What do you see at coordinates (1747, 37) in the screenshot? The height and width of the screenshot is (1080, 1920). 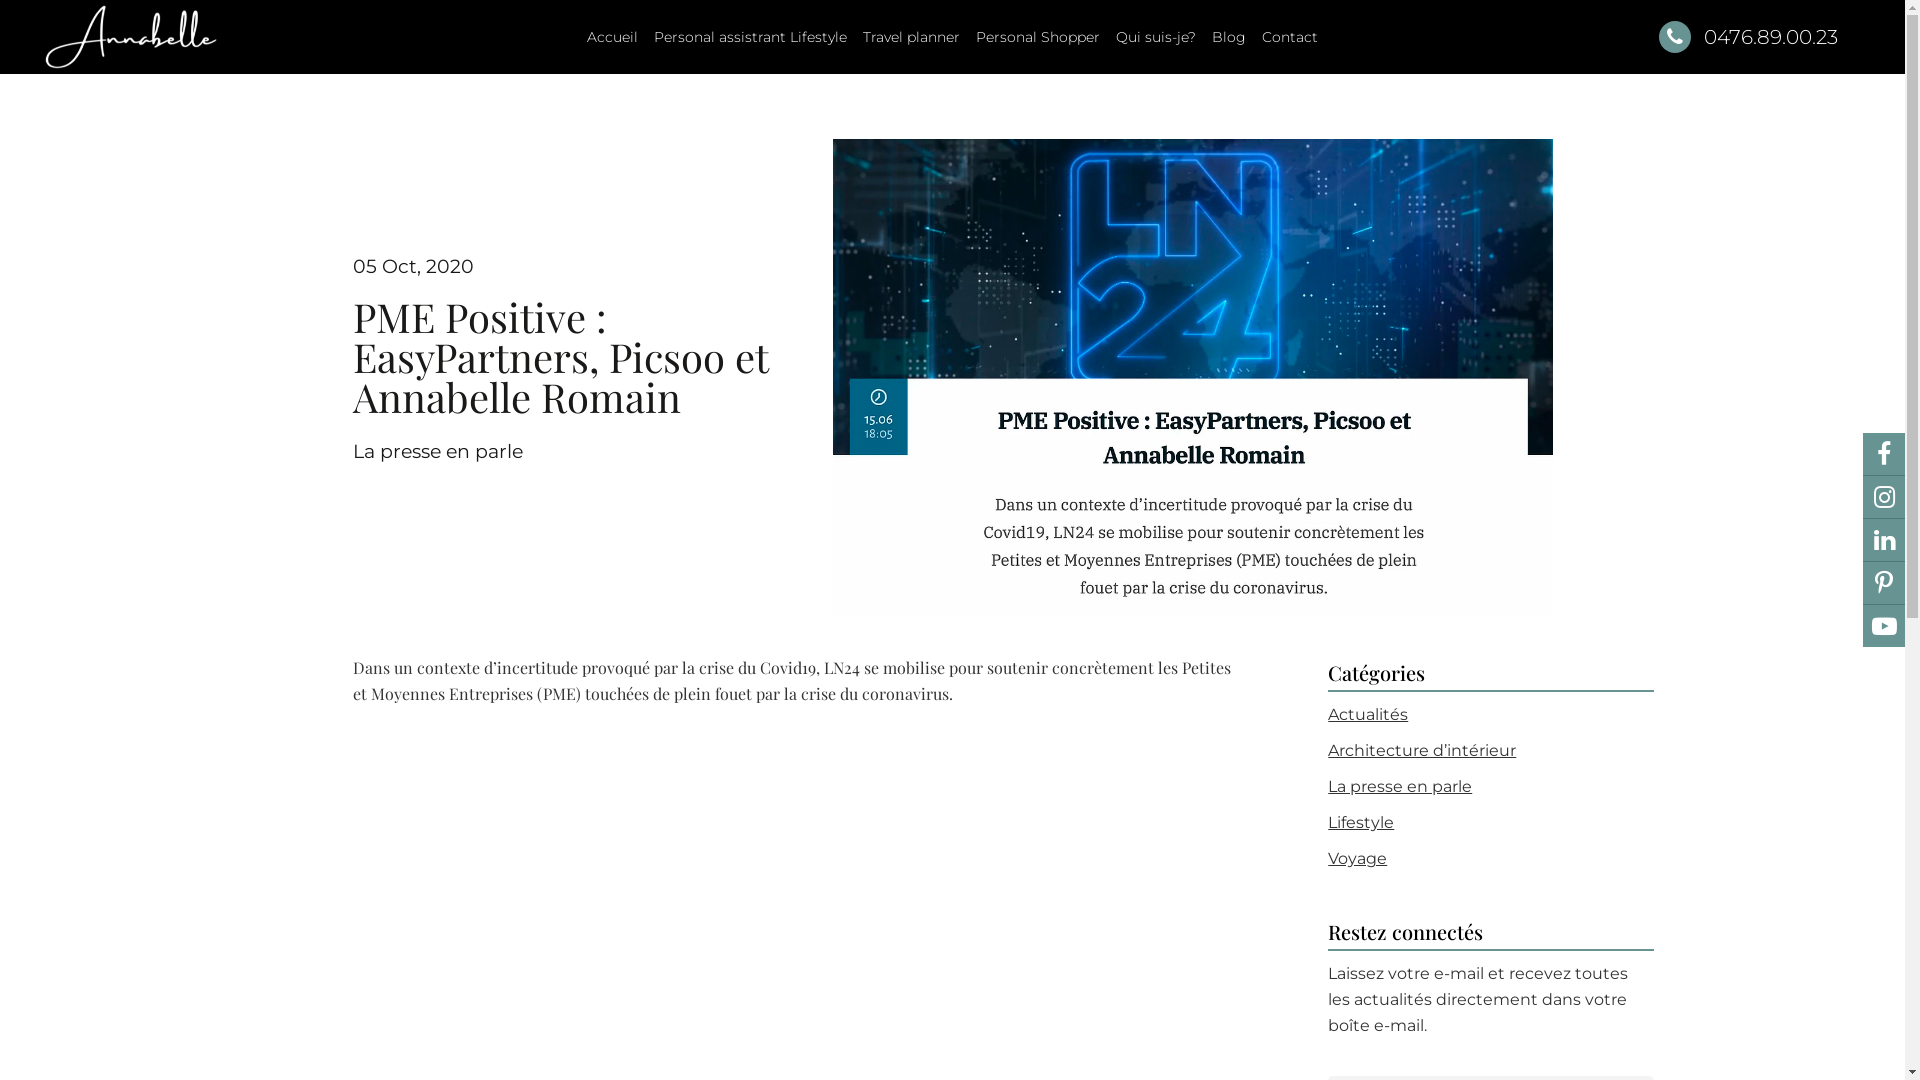 I see `'0476.89.00.23'` at bounding box center [1747, 37].